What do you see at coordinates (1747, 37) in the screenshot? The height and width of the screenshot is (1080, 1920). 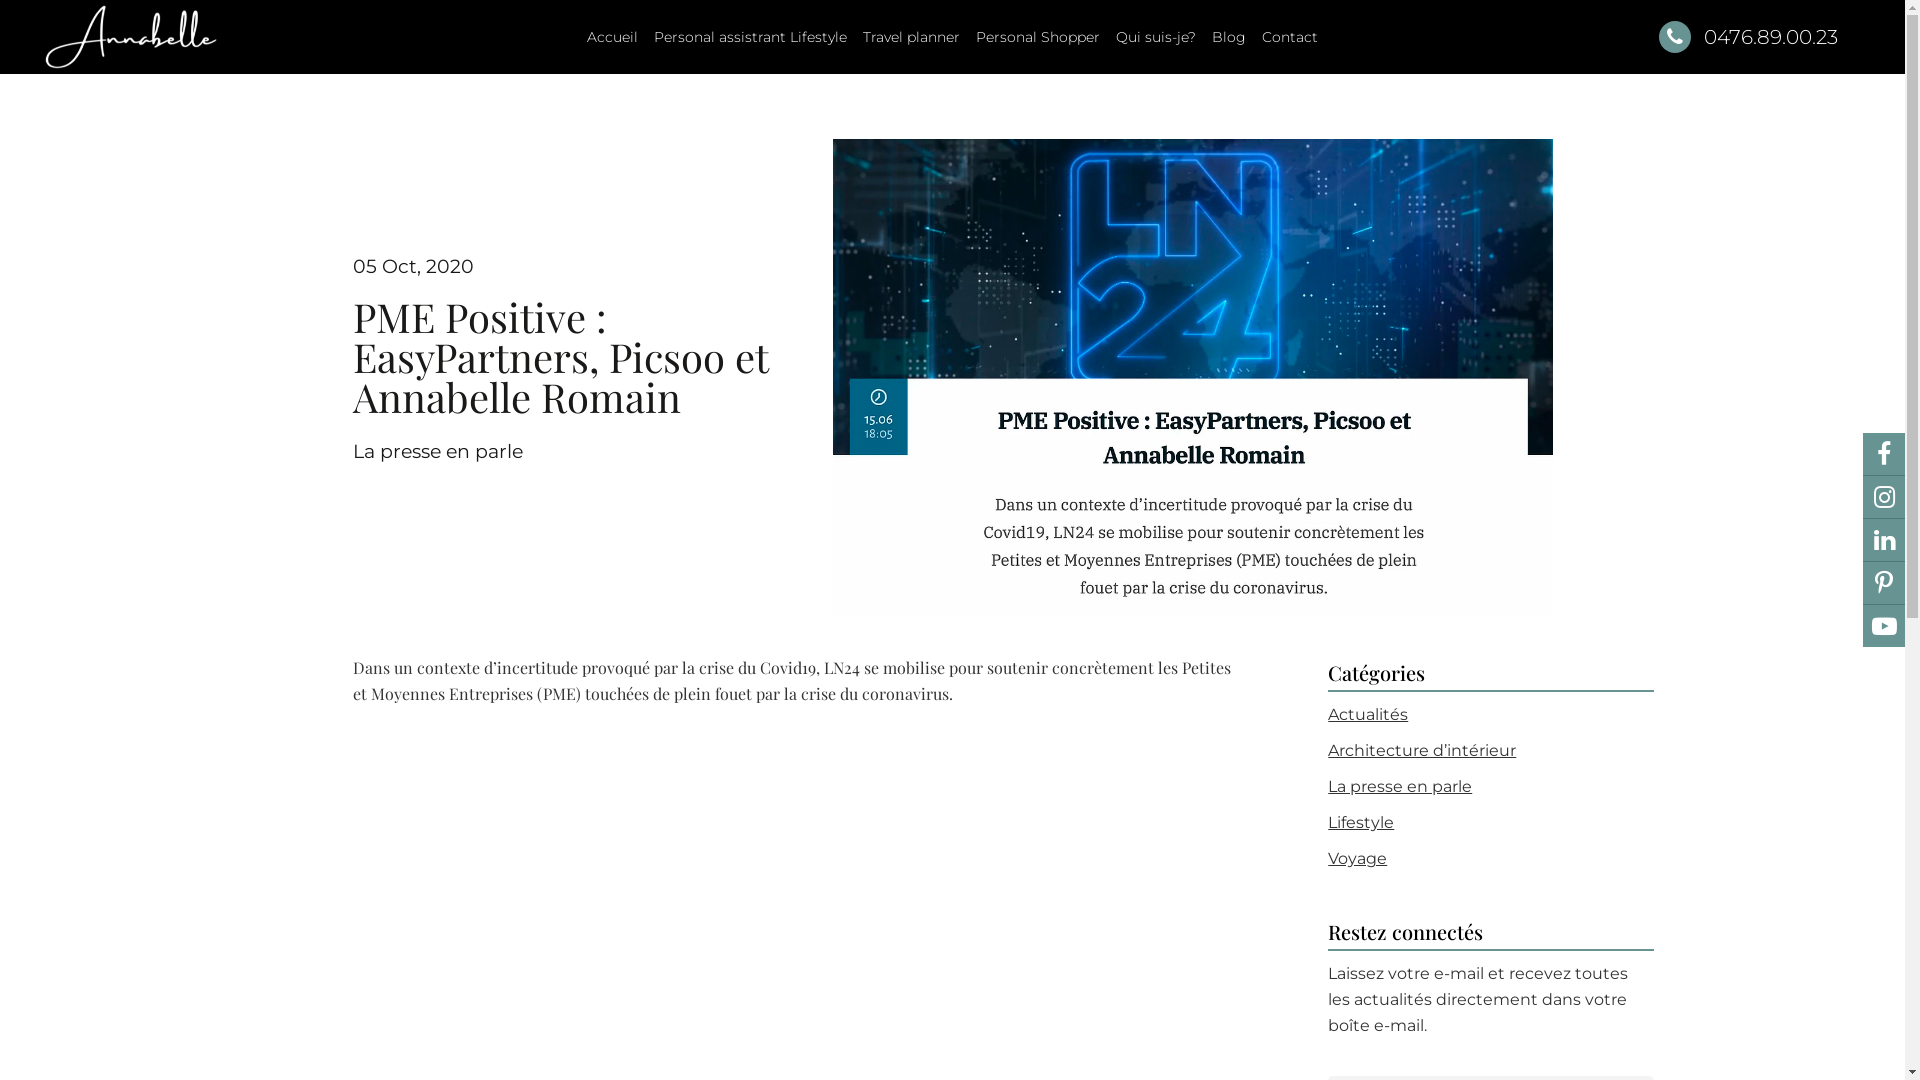 I see `'0476.89.00.23'` at bounding box center [1747, 37].